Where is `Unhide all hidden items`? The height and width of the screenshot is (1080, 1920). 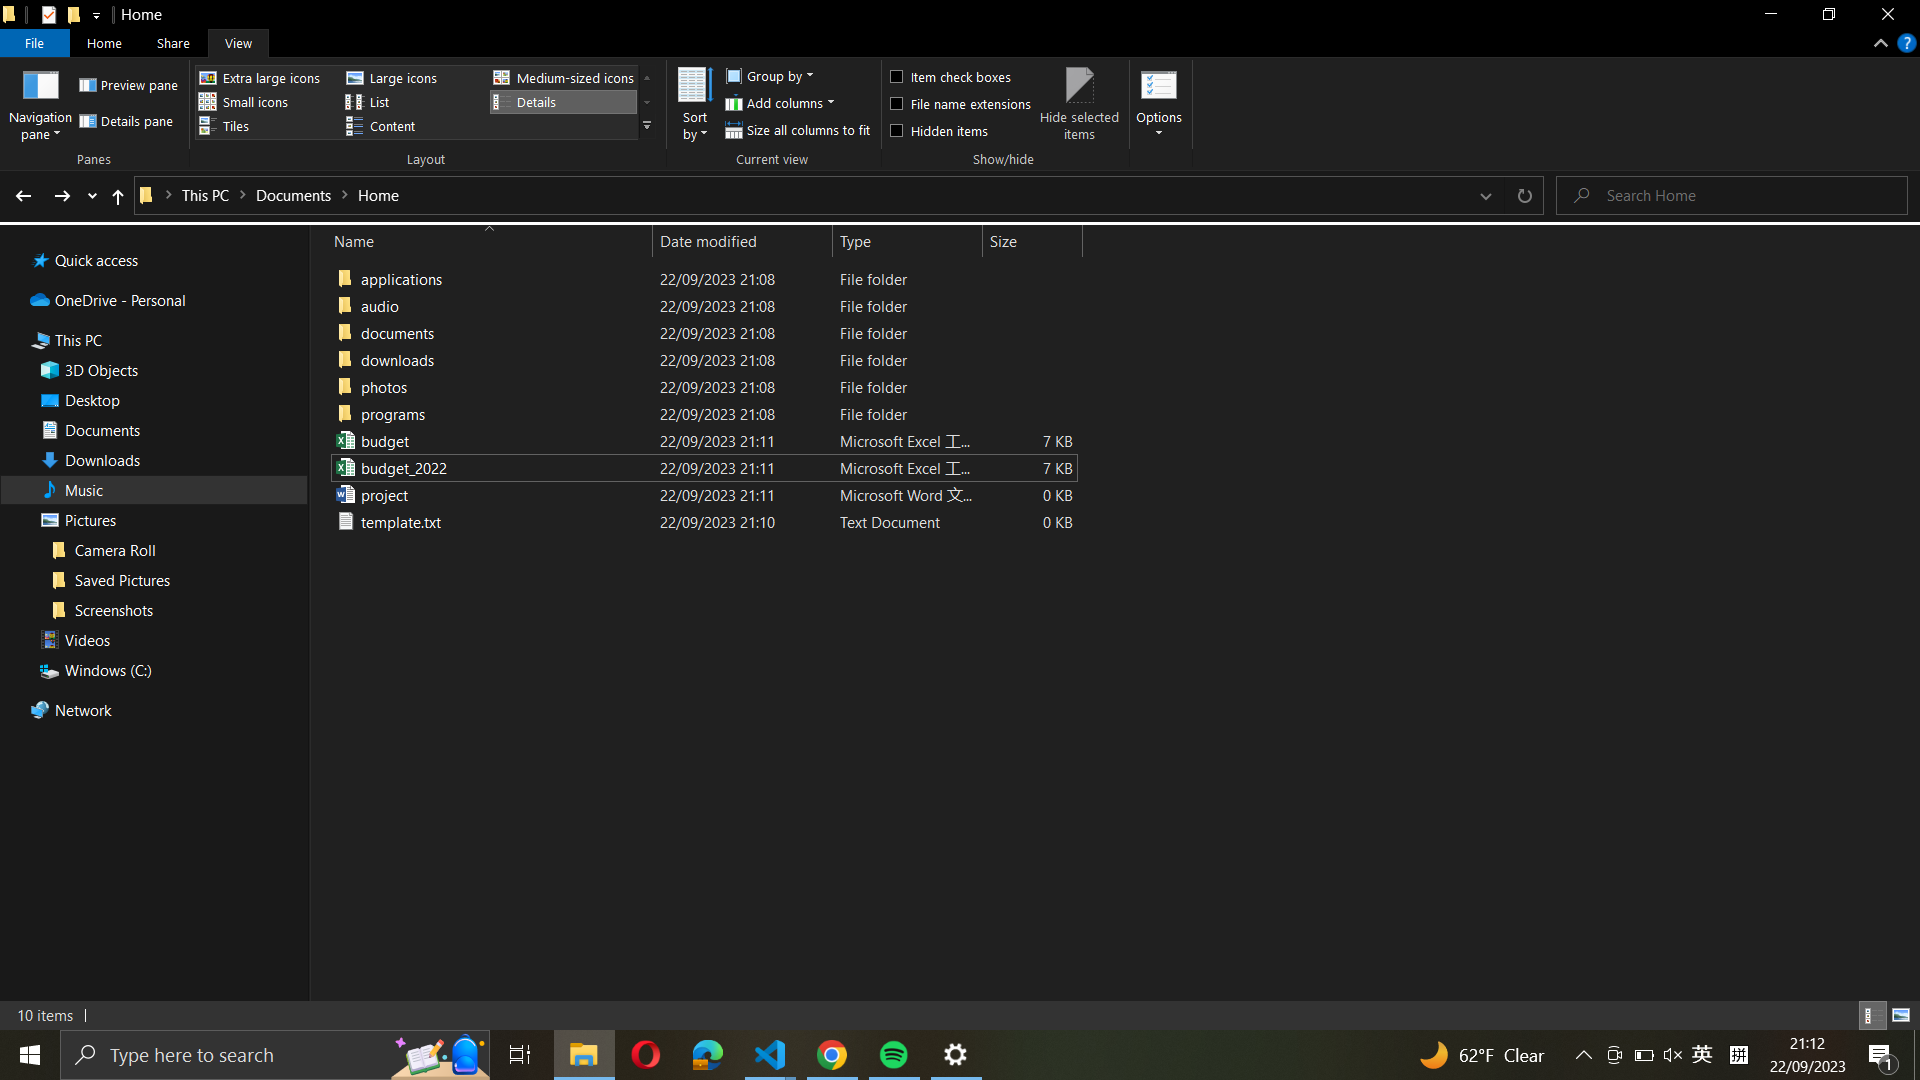
Unhide all hidden items is located at coordinates (958, 128).